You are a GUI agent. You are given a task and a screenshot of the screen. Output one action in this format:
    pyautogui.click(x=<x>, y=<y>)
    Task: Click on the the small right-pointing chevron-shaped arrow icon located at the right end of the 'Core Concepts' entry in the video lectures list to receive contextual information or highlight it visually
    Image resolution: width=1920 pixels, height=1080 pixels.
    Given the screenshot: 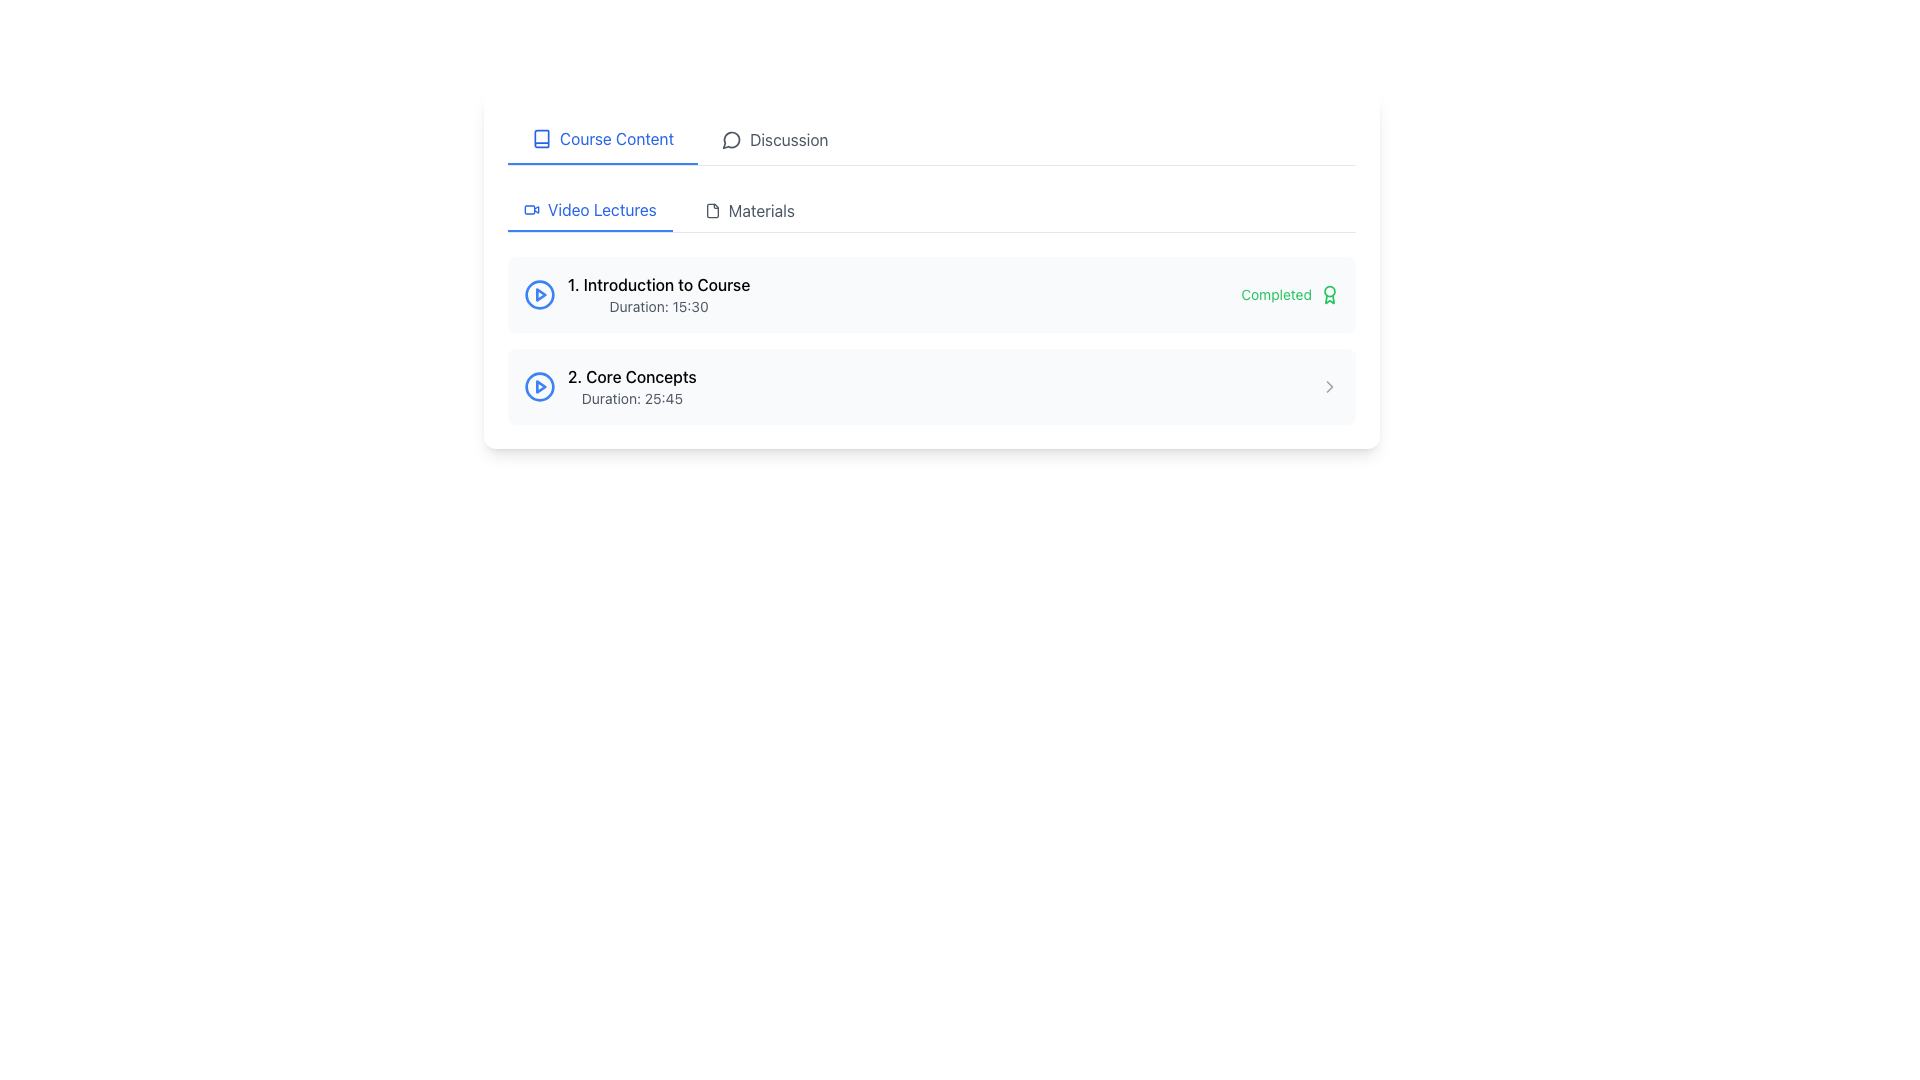 What is the action you would take?
    pyautogui.click(x=1329, y=386)
    